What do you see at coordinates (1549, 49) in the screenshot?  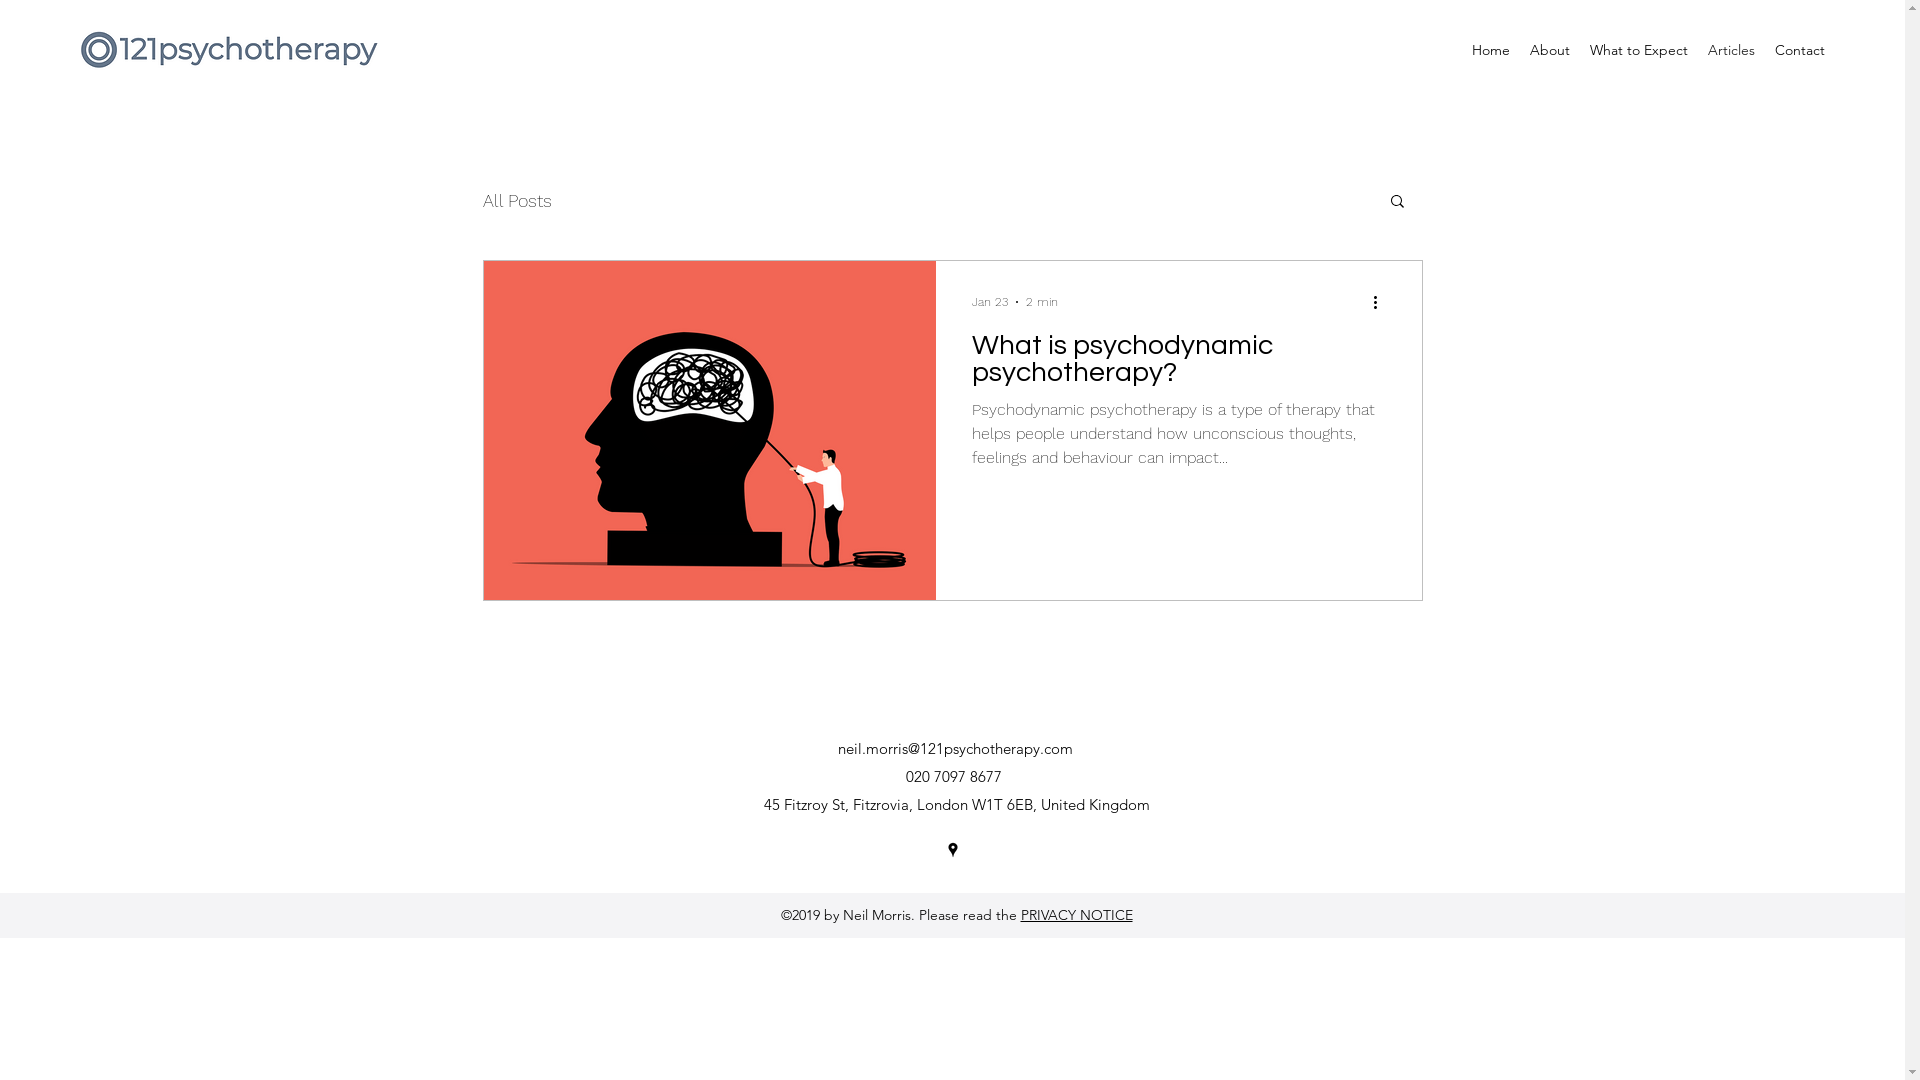 I see `'About'` at bounding box center [1549, 49].